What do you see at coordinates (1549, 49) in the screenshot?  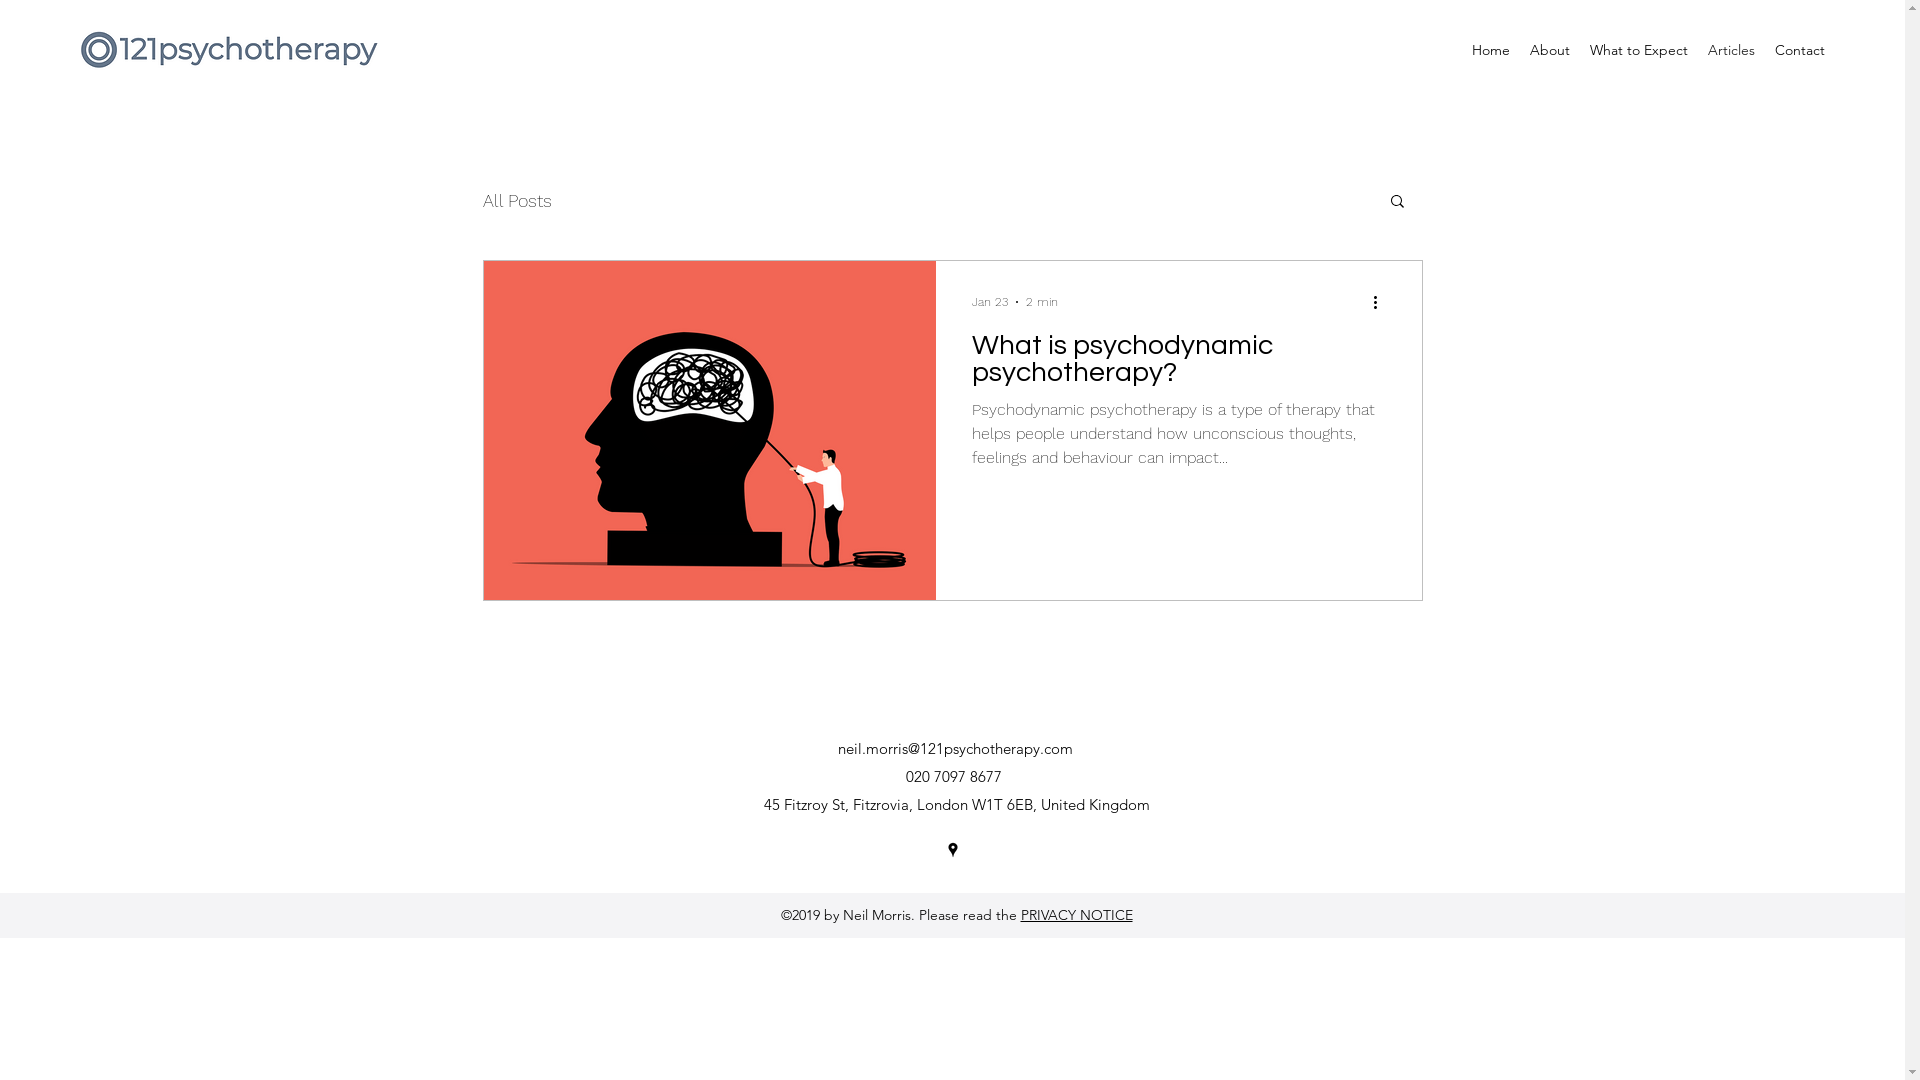 I see `'About'` at bounding box center [1549, 49].